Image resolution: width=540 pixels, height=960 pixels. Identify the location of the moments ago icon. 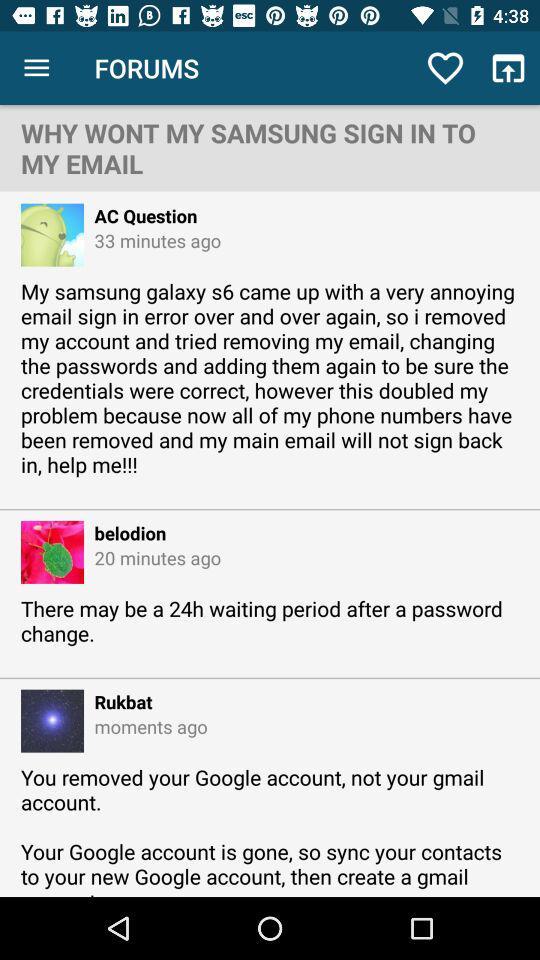
(144, 725).